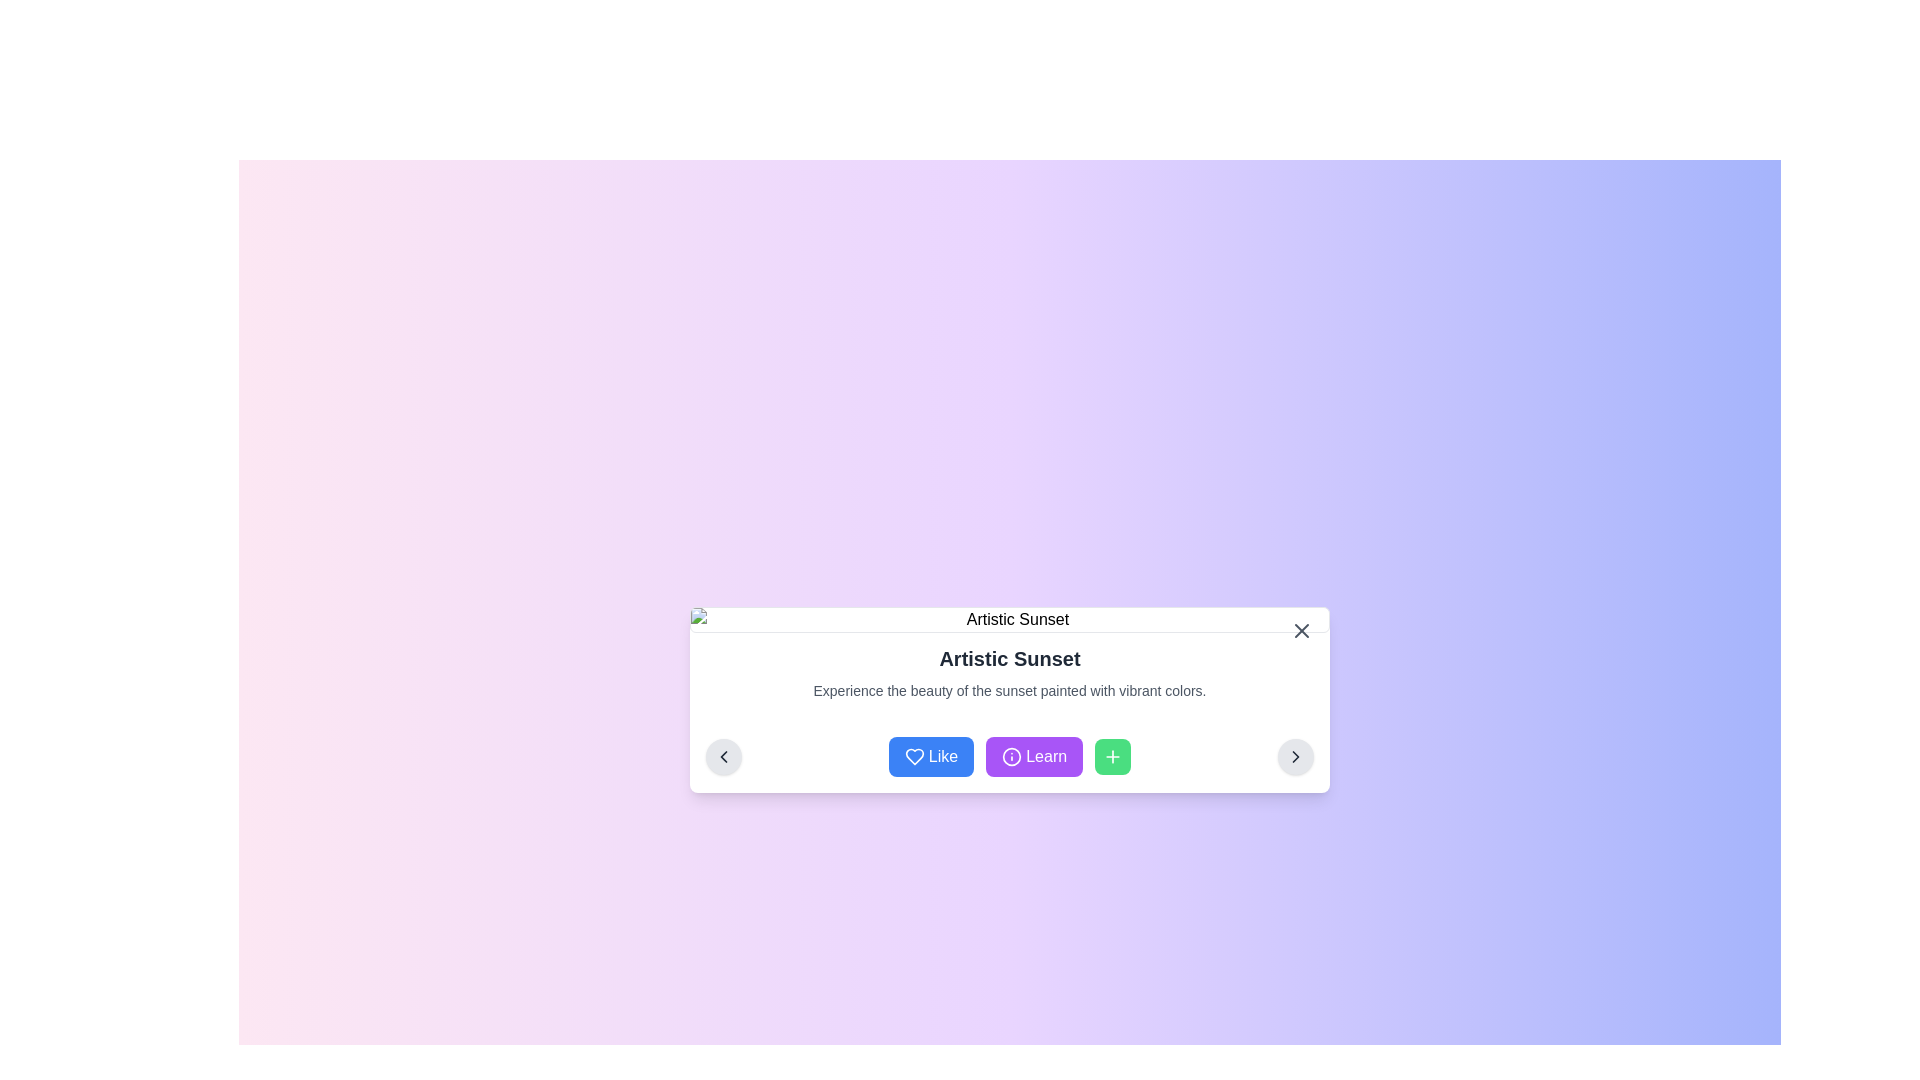  What do you see at coordinates (913, 756) in the screenshot?
I see `the 'Like' icon located within the 'Like' button on the bottom section of the card-styled popup interface to potentially display additional information or a tooltip` at bounding box center [913, 756].